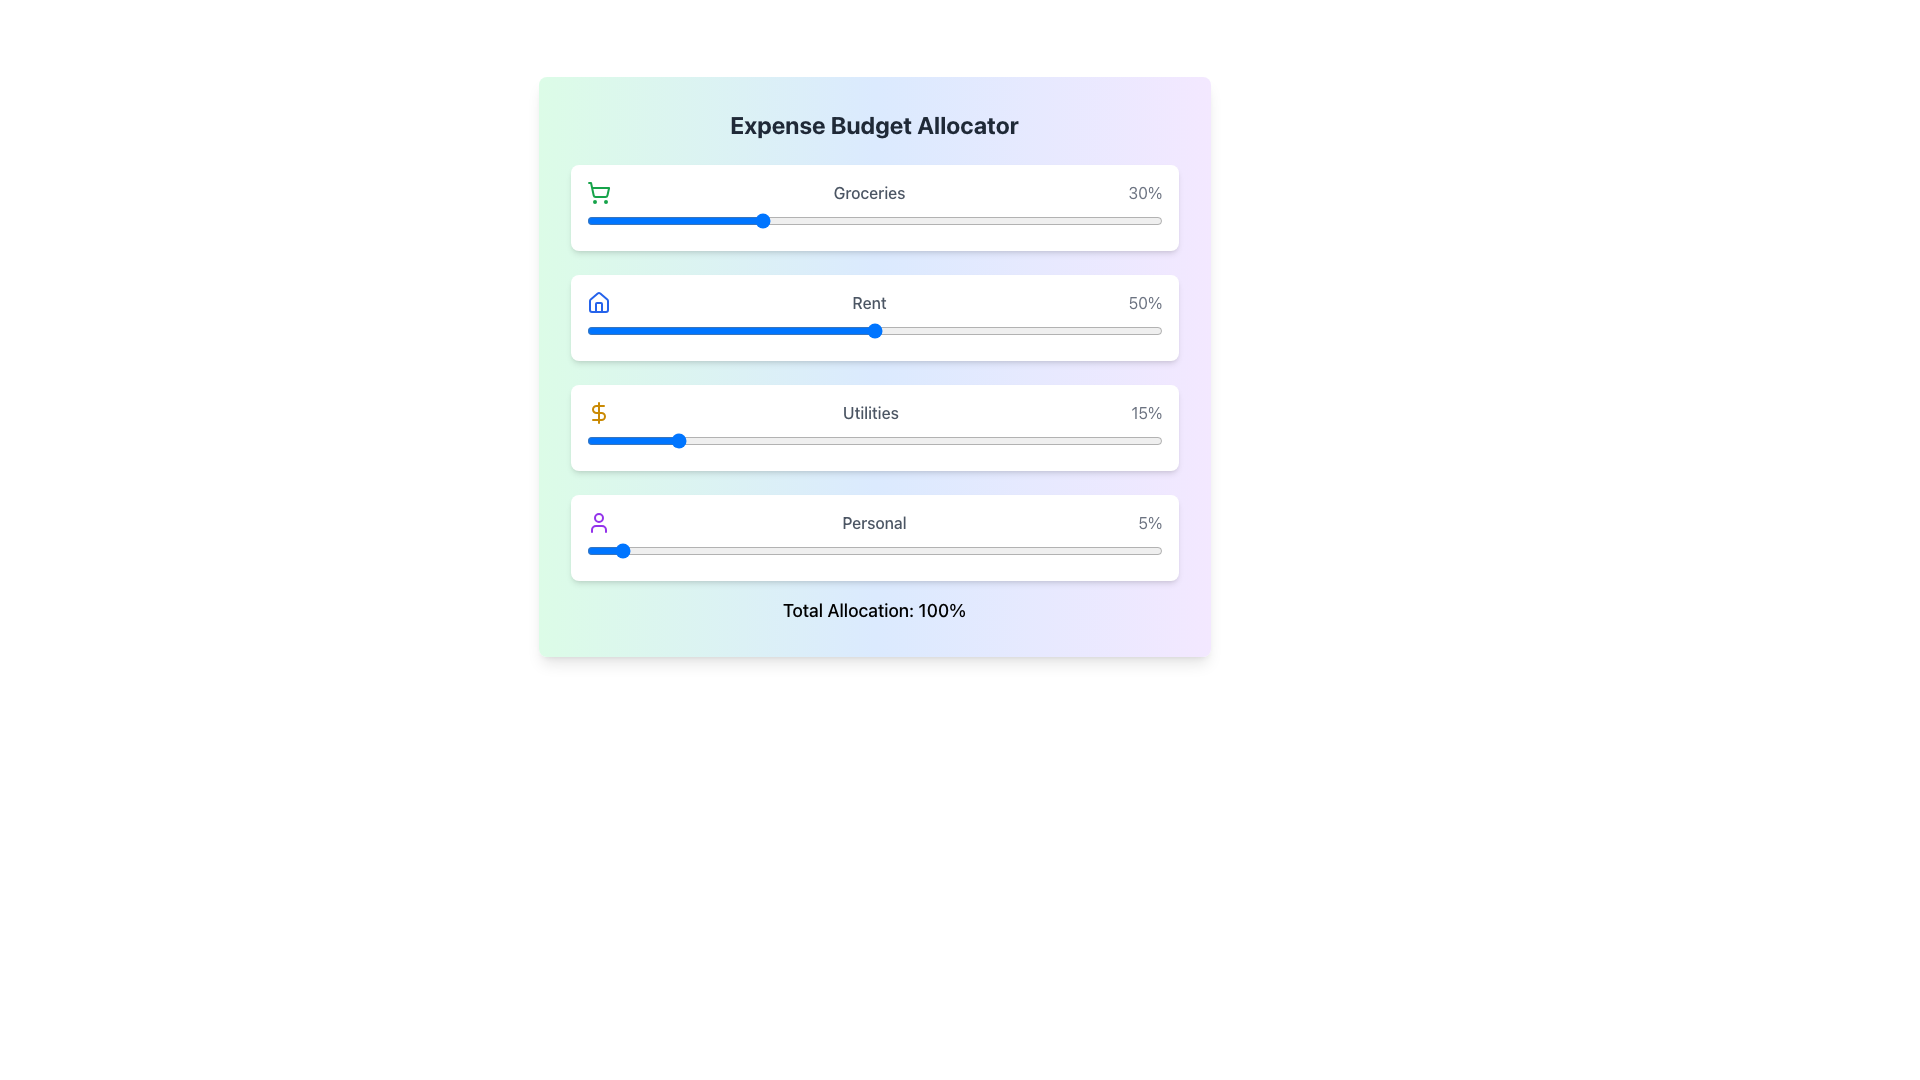 The width and height of the screenshot is (1920, 1080). What do you see at coordinates (874, 220) in the screenshot?
I see `the range slider track to set the percentage allocation for the 'Groceries' category, located under the label 'Groceries' and next to the percentage display '30%'` at bounding box center [874, 220].